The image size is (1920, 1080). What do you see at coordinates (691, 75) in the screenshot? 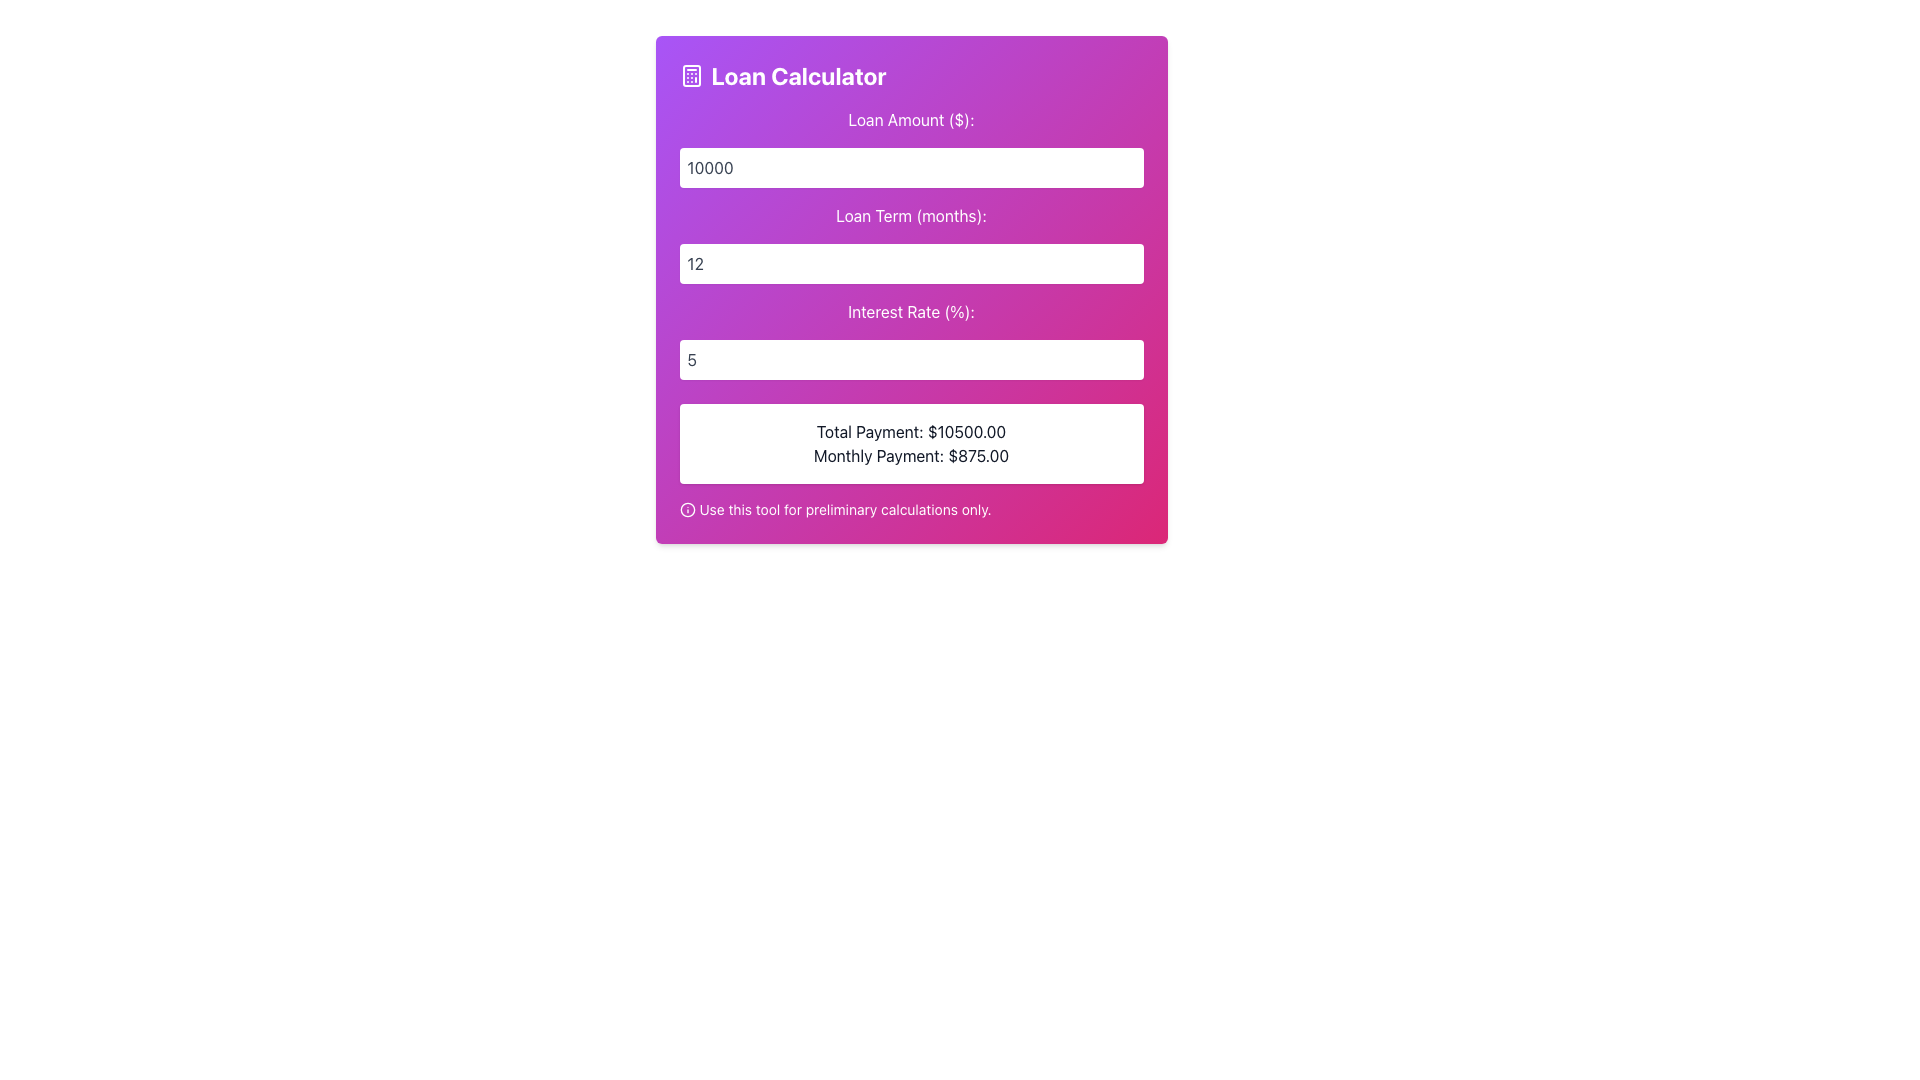
I see `the calculator icon located to the left of the 'Loan Calculator' heading at the top of the card` at bounding box center [691, 75].